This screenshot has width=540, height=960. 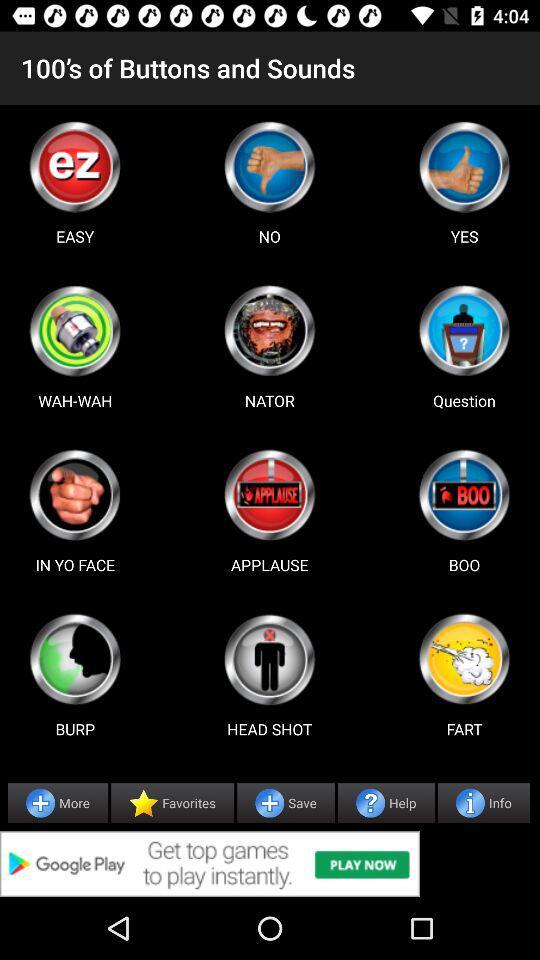 I want to click on right page, so click(x=464, y=165).